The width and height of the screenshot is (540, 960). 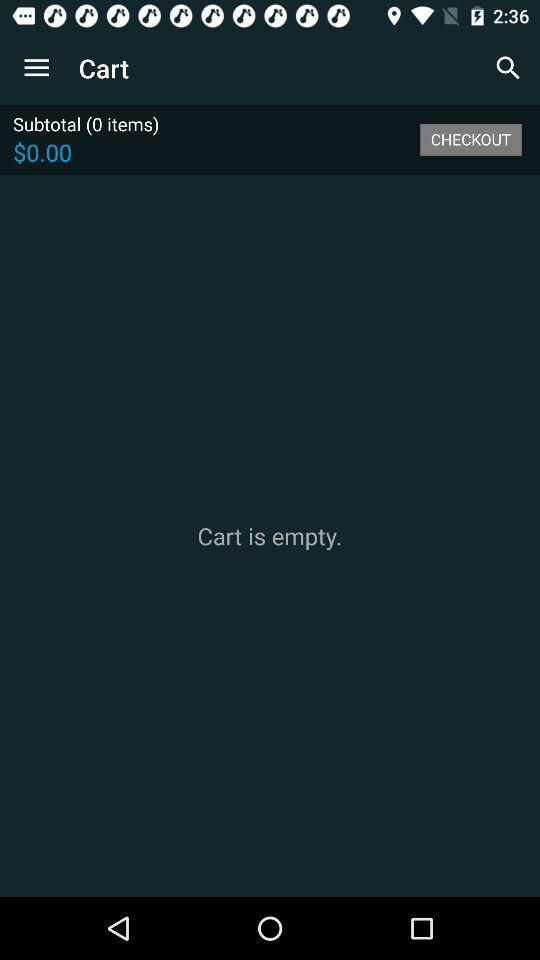 I want to click on the item next to the cart app, so click(x=508, y=68).